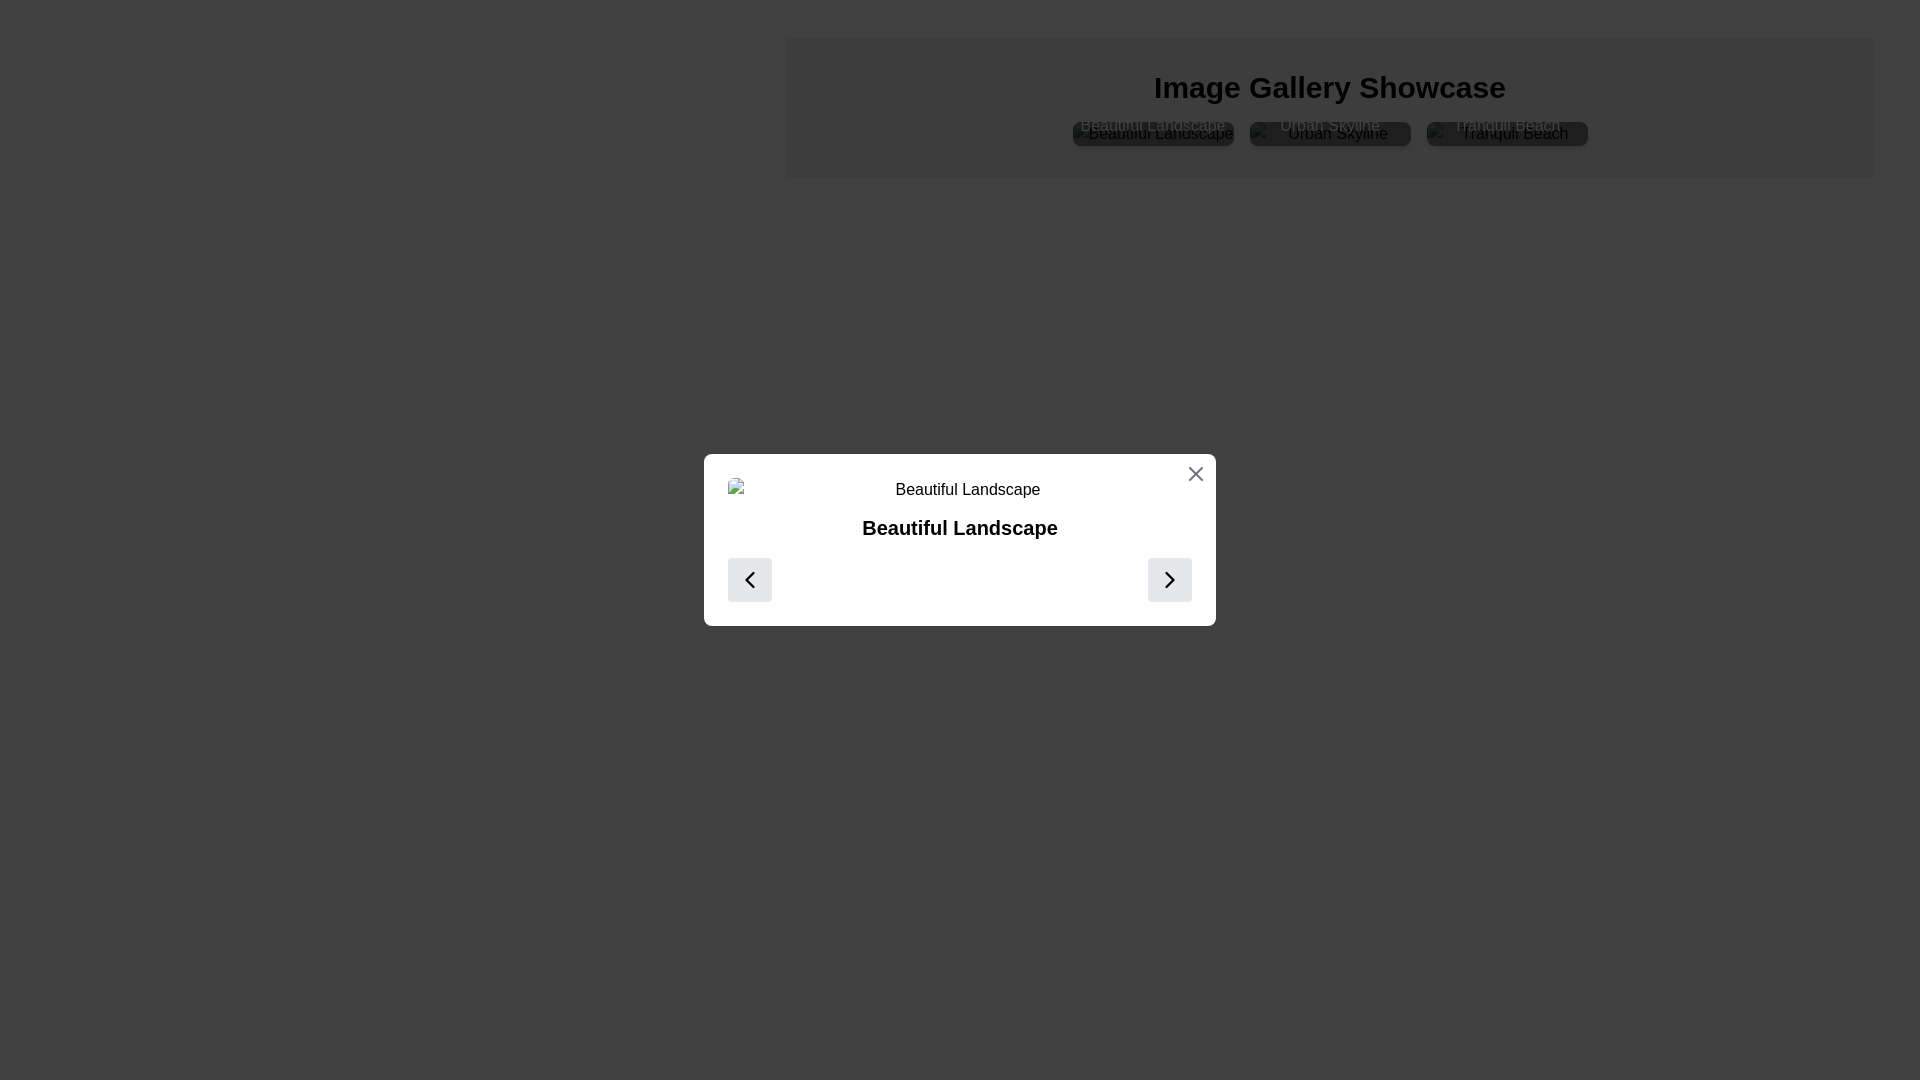  Describe the element at coordinates (748, 579) in the screenshot. I see `the leftmost SVG-based navigation button icon located in the lower central area of the dialog box` at that location.